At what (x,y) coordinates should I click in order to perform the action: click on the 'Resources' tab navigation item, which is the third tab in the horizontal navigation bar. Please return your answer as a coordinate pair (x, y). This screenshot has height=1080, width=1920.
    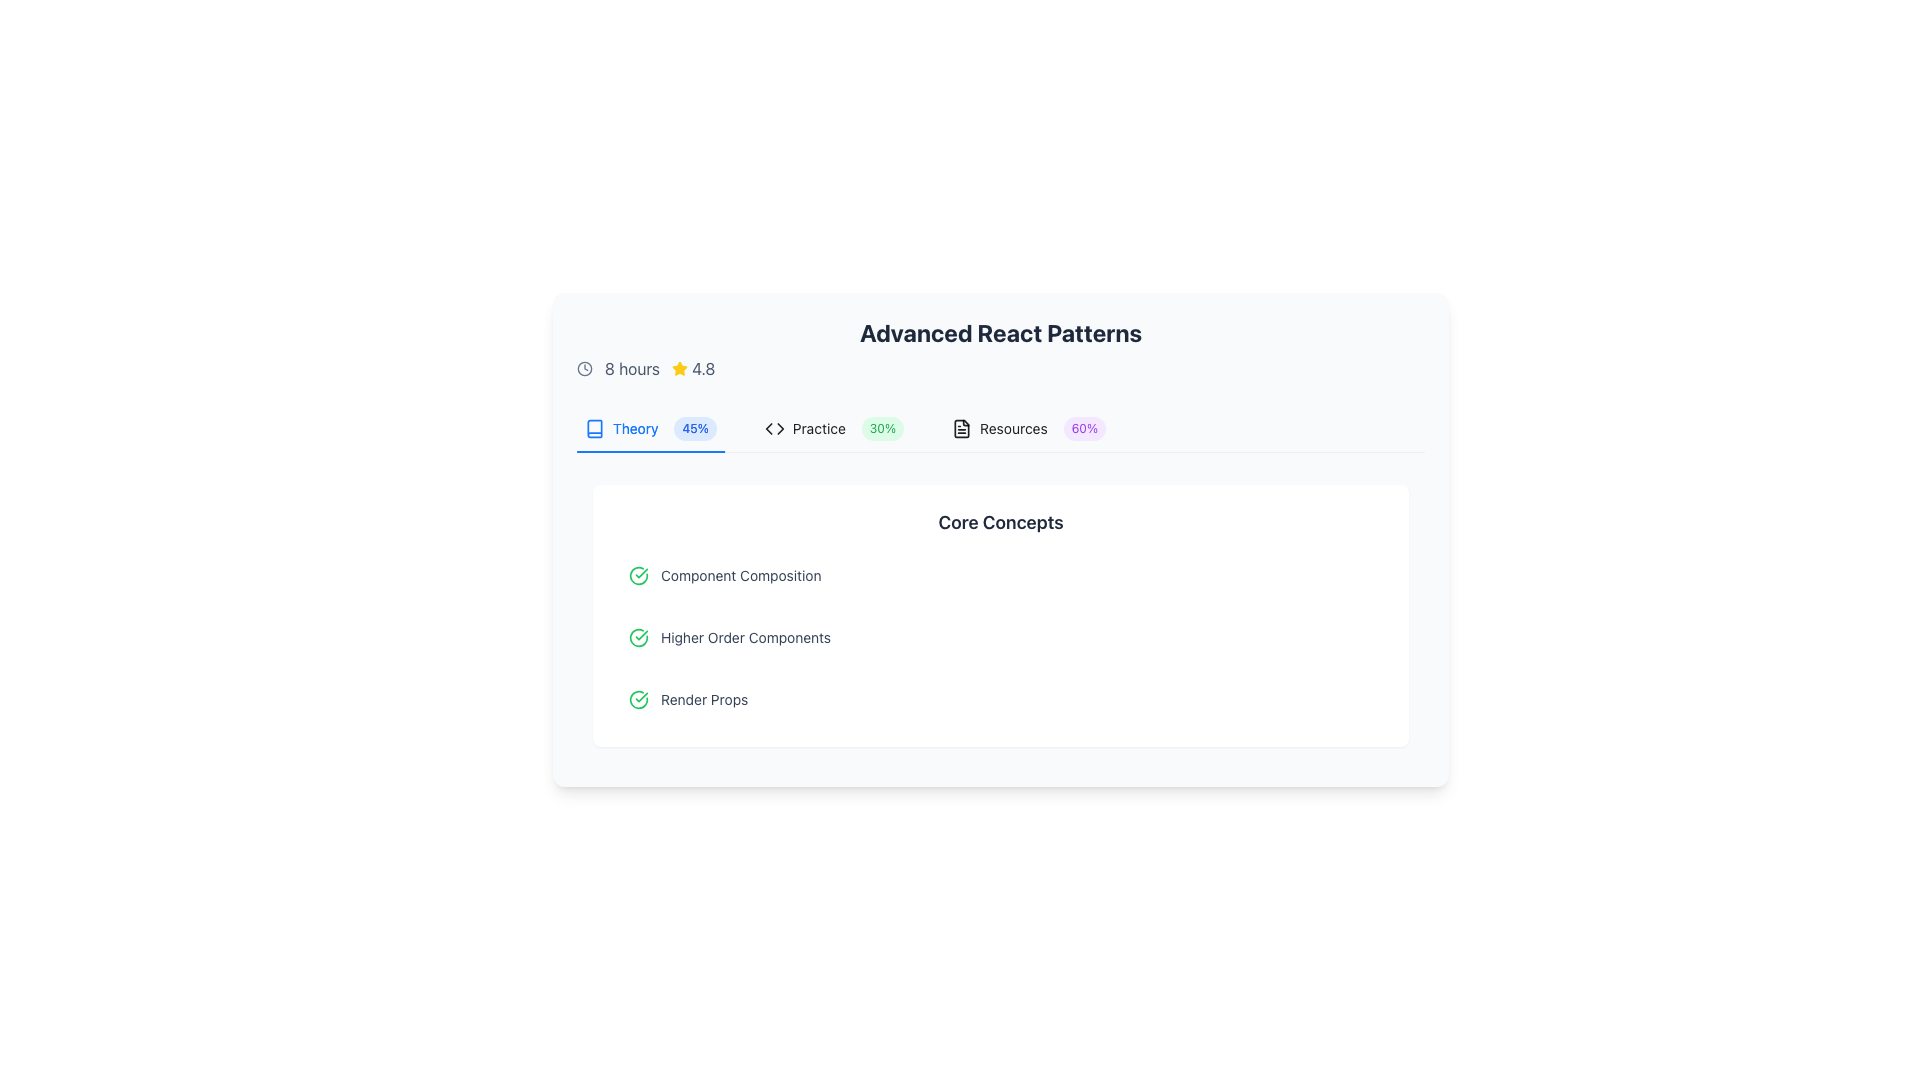
    Looking at the image, I should click on (1028, 427).